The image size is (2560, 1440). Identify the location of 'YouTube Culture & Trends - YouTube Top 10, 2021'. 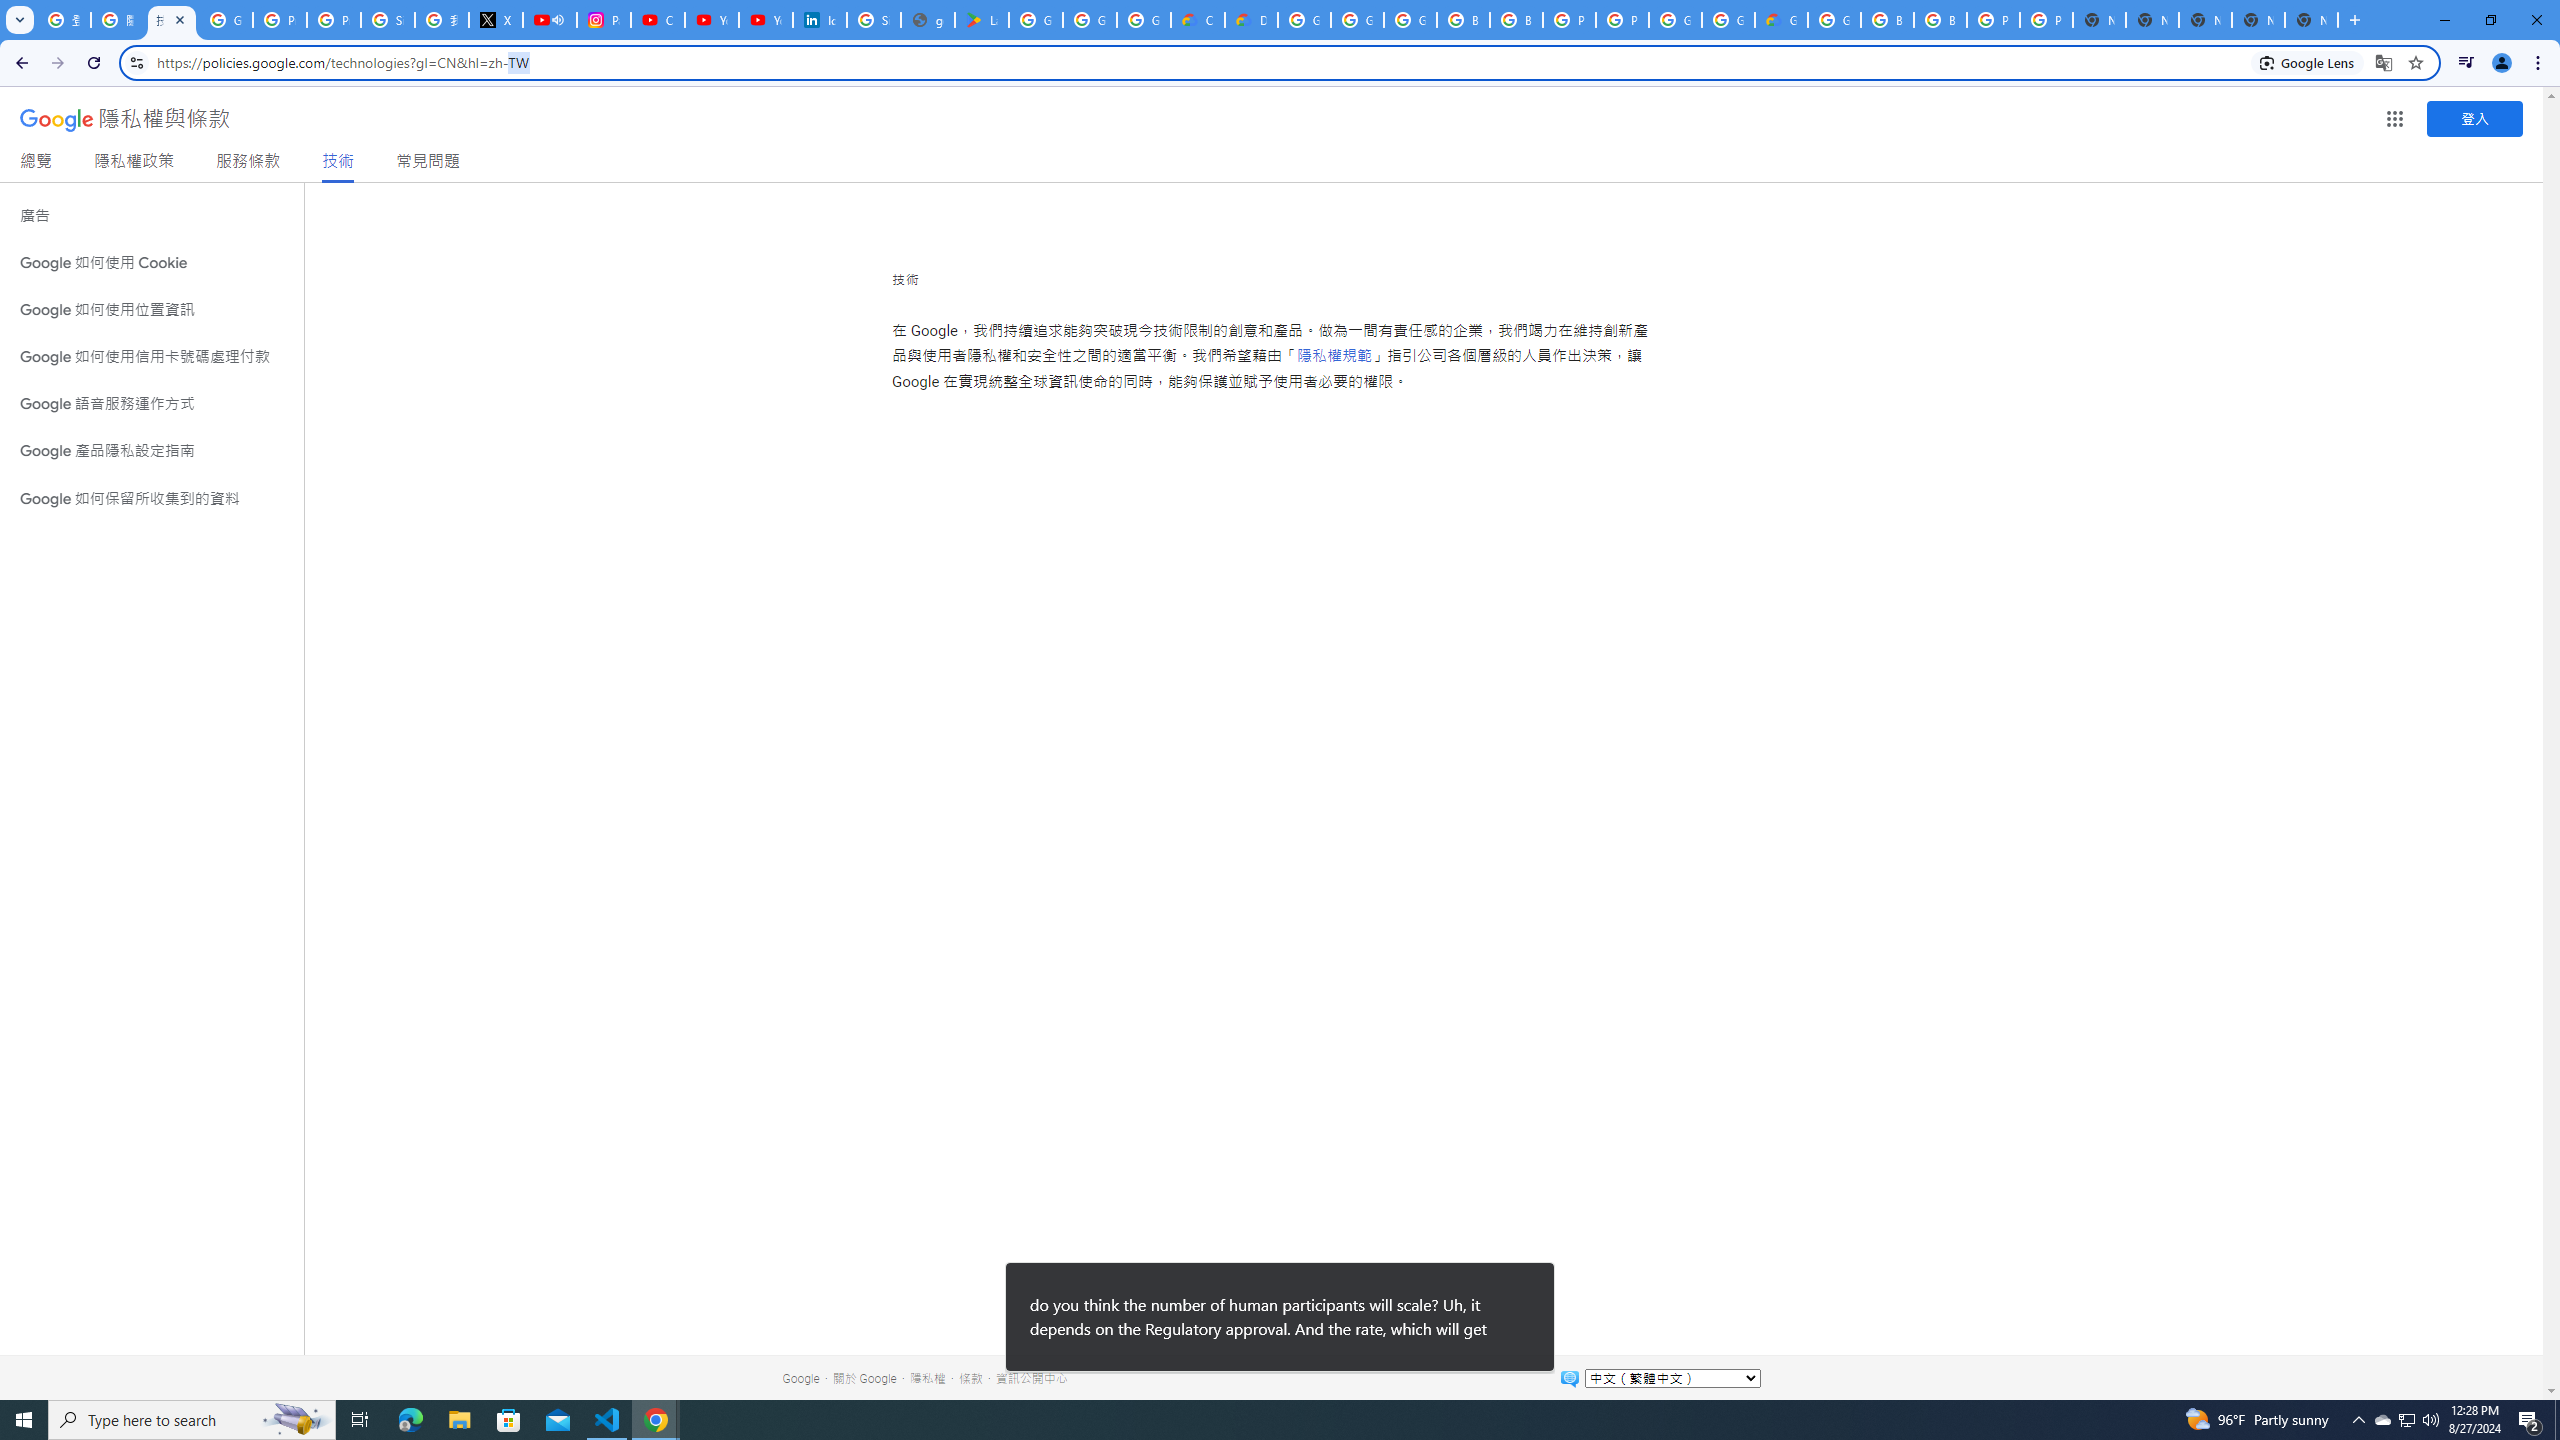
(765, 19).